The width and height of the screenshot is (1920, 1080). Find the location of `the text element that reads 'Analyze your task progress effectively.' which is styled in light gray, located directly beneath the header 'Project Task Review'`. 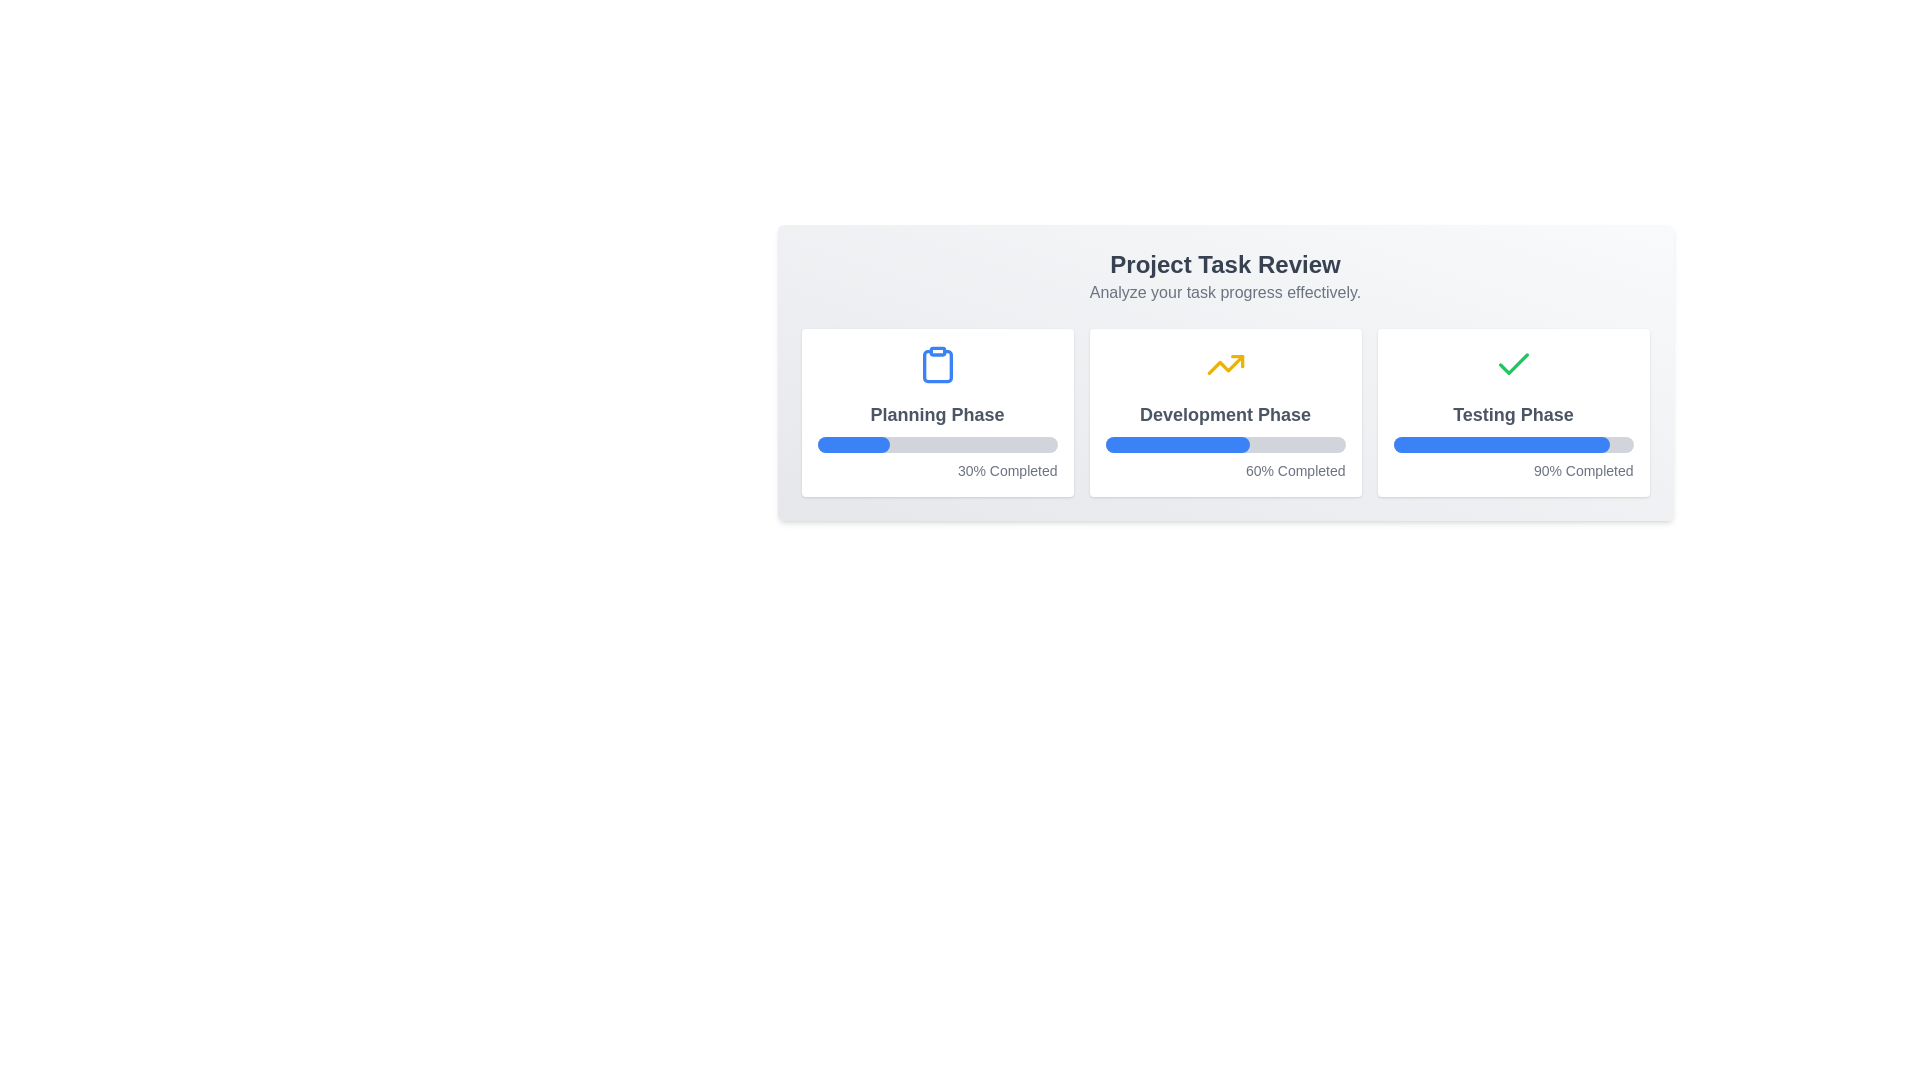

the text element that reads 'Analyze your task progress effectively.' which is styled in light gray, located directly beneath the header 'Project Task Review' is located at coordinates (1224, 293).